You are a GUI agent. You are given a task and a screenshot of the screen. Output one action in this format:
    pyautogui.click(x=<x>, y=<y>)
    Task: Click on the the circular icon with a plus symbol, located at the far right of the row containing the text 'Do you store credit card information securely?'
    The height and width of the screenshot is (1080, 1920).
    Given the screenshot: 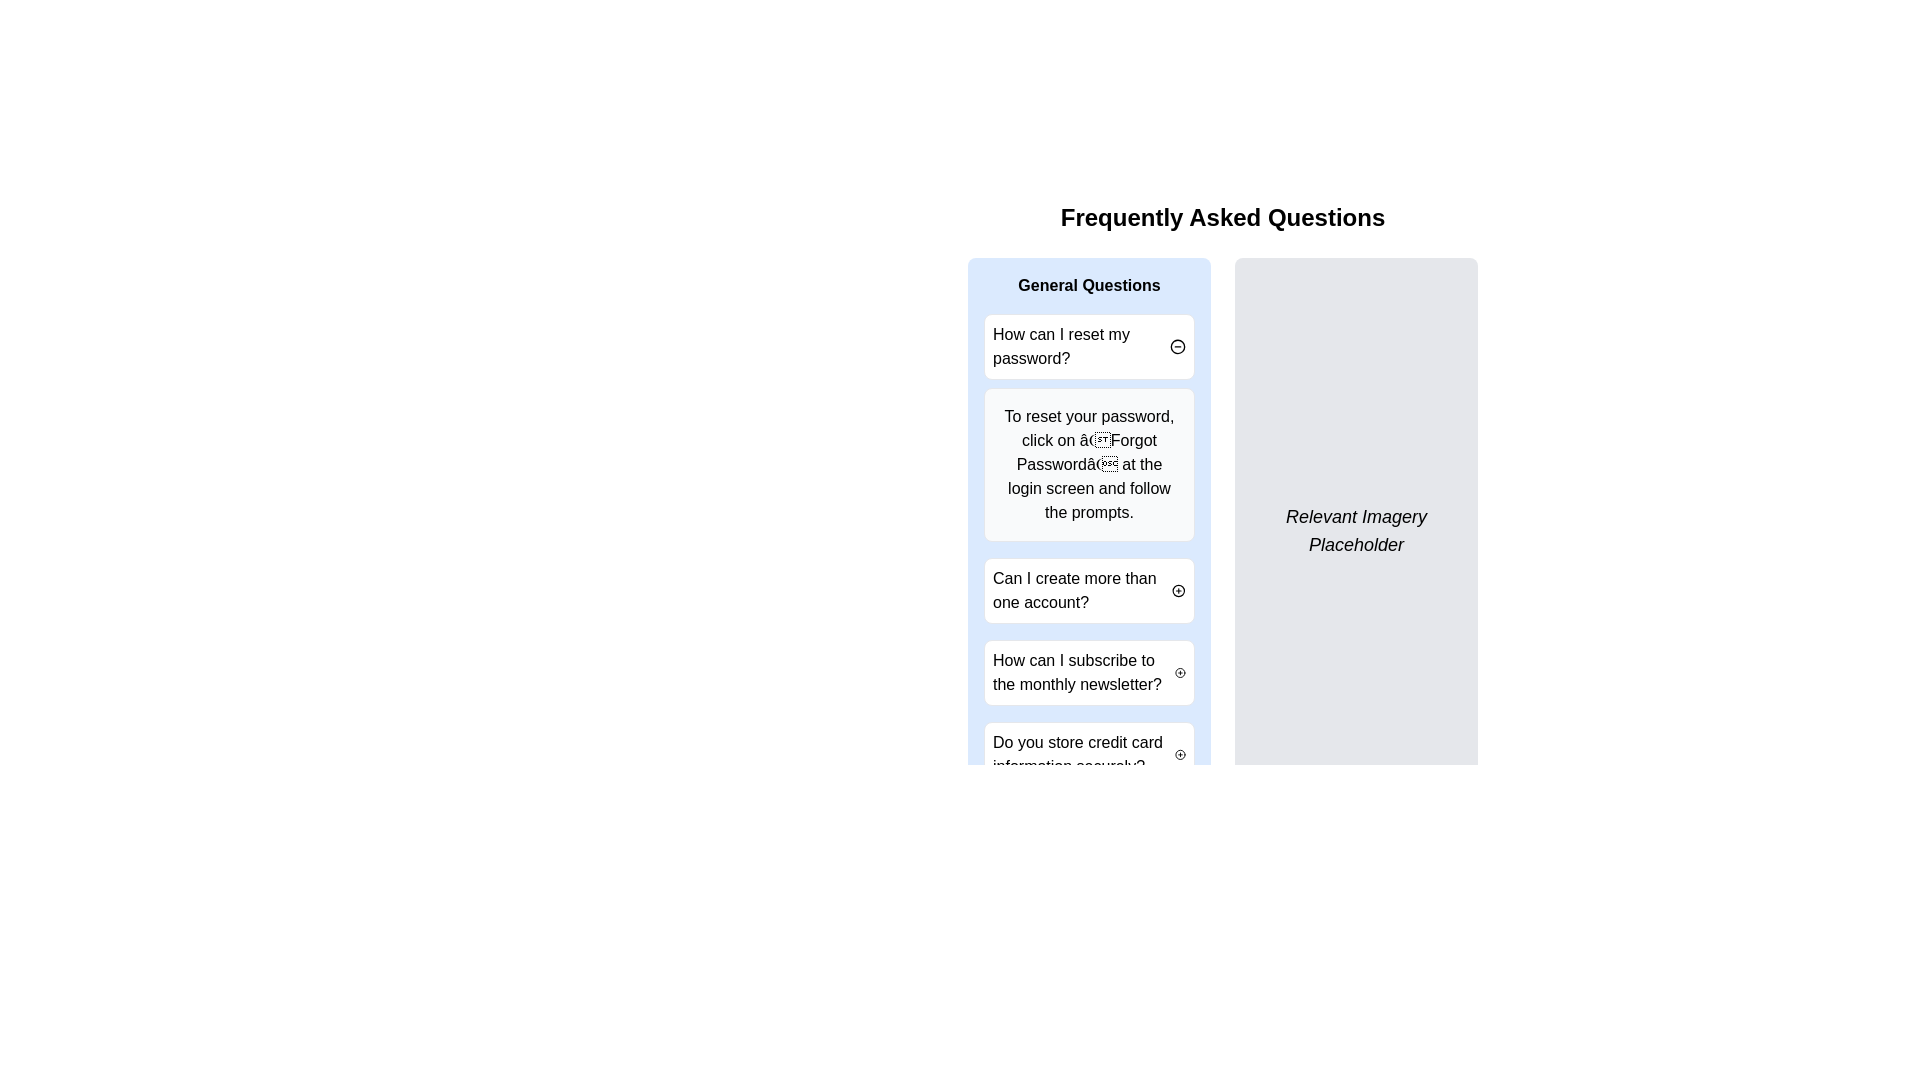 What is the action you would take?
    pyautogui.click(x=1180, y=755)
    